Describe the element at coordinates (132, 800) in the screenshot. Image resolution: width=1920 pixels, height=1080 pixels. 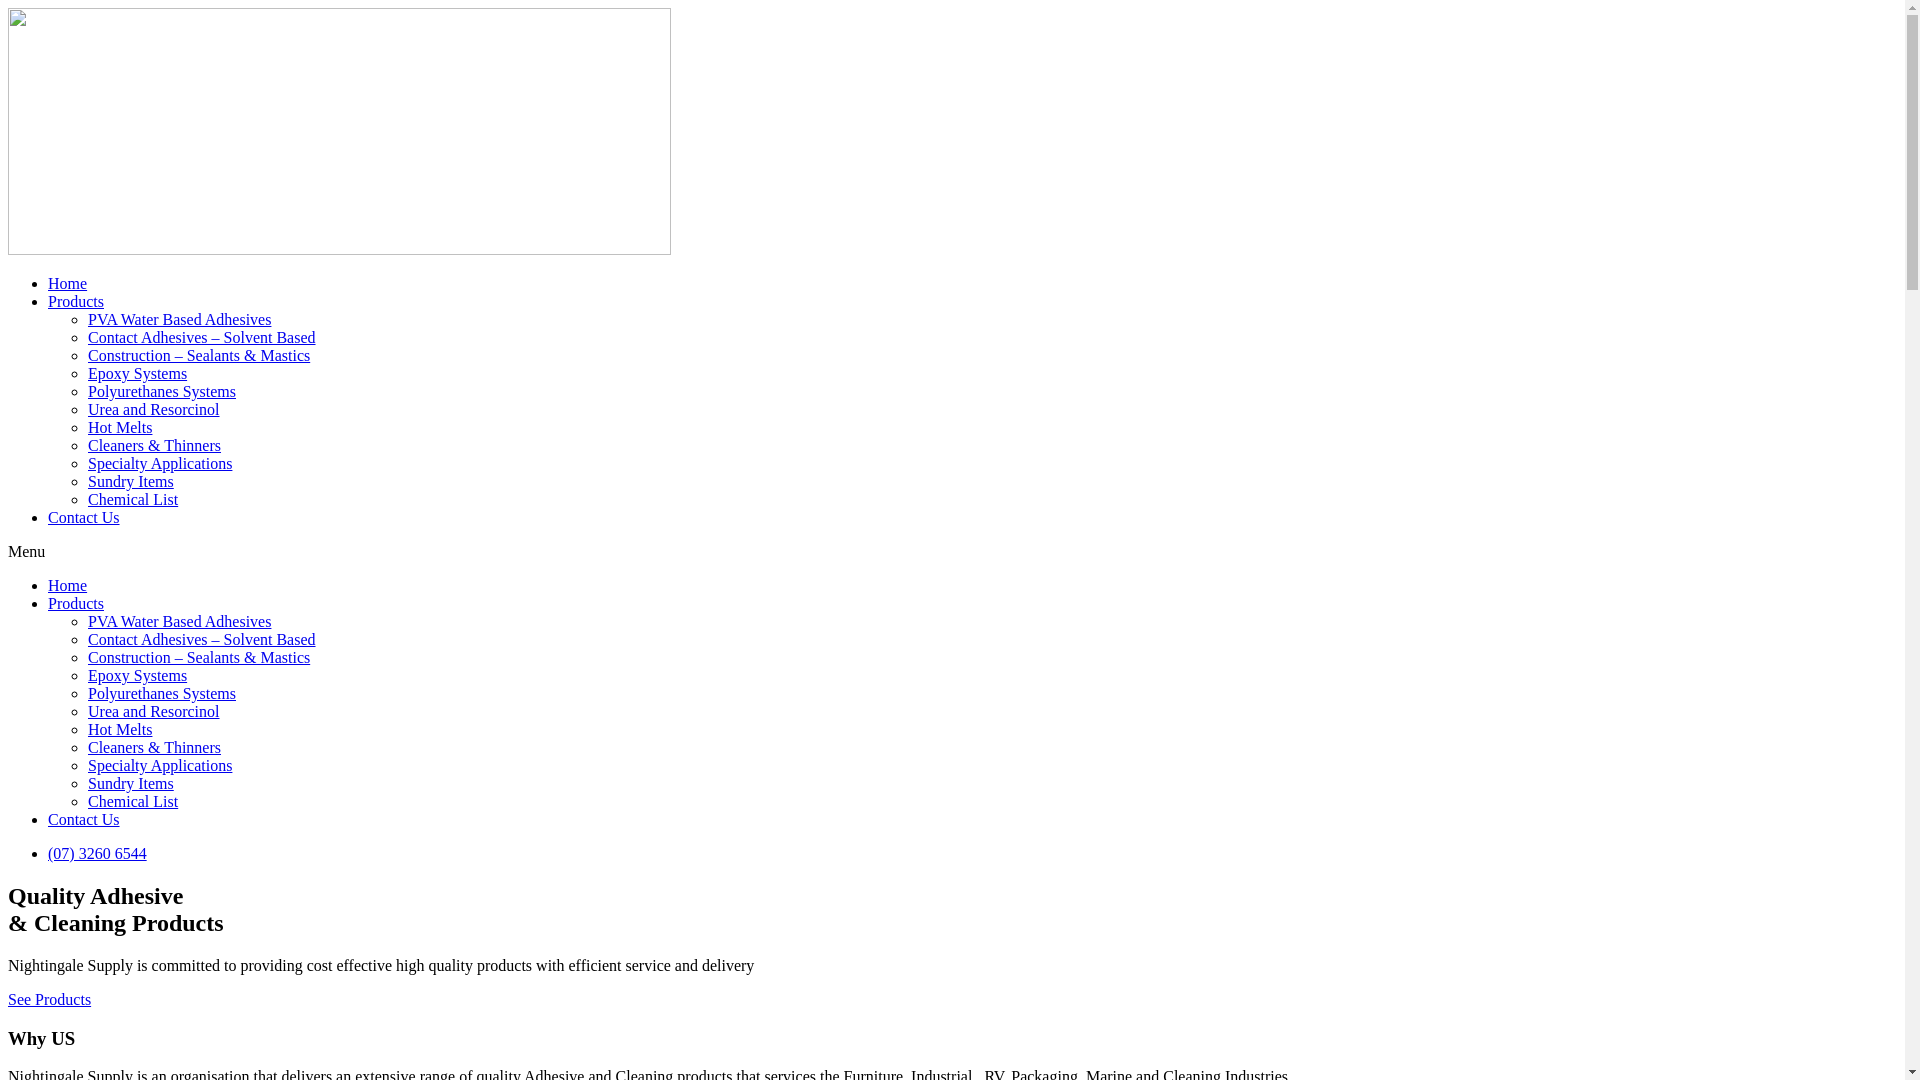
I see `'Chemical List'` at that location.